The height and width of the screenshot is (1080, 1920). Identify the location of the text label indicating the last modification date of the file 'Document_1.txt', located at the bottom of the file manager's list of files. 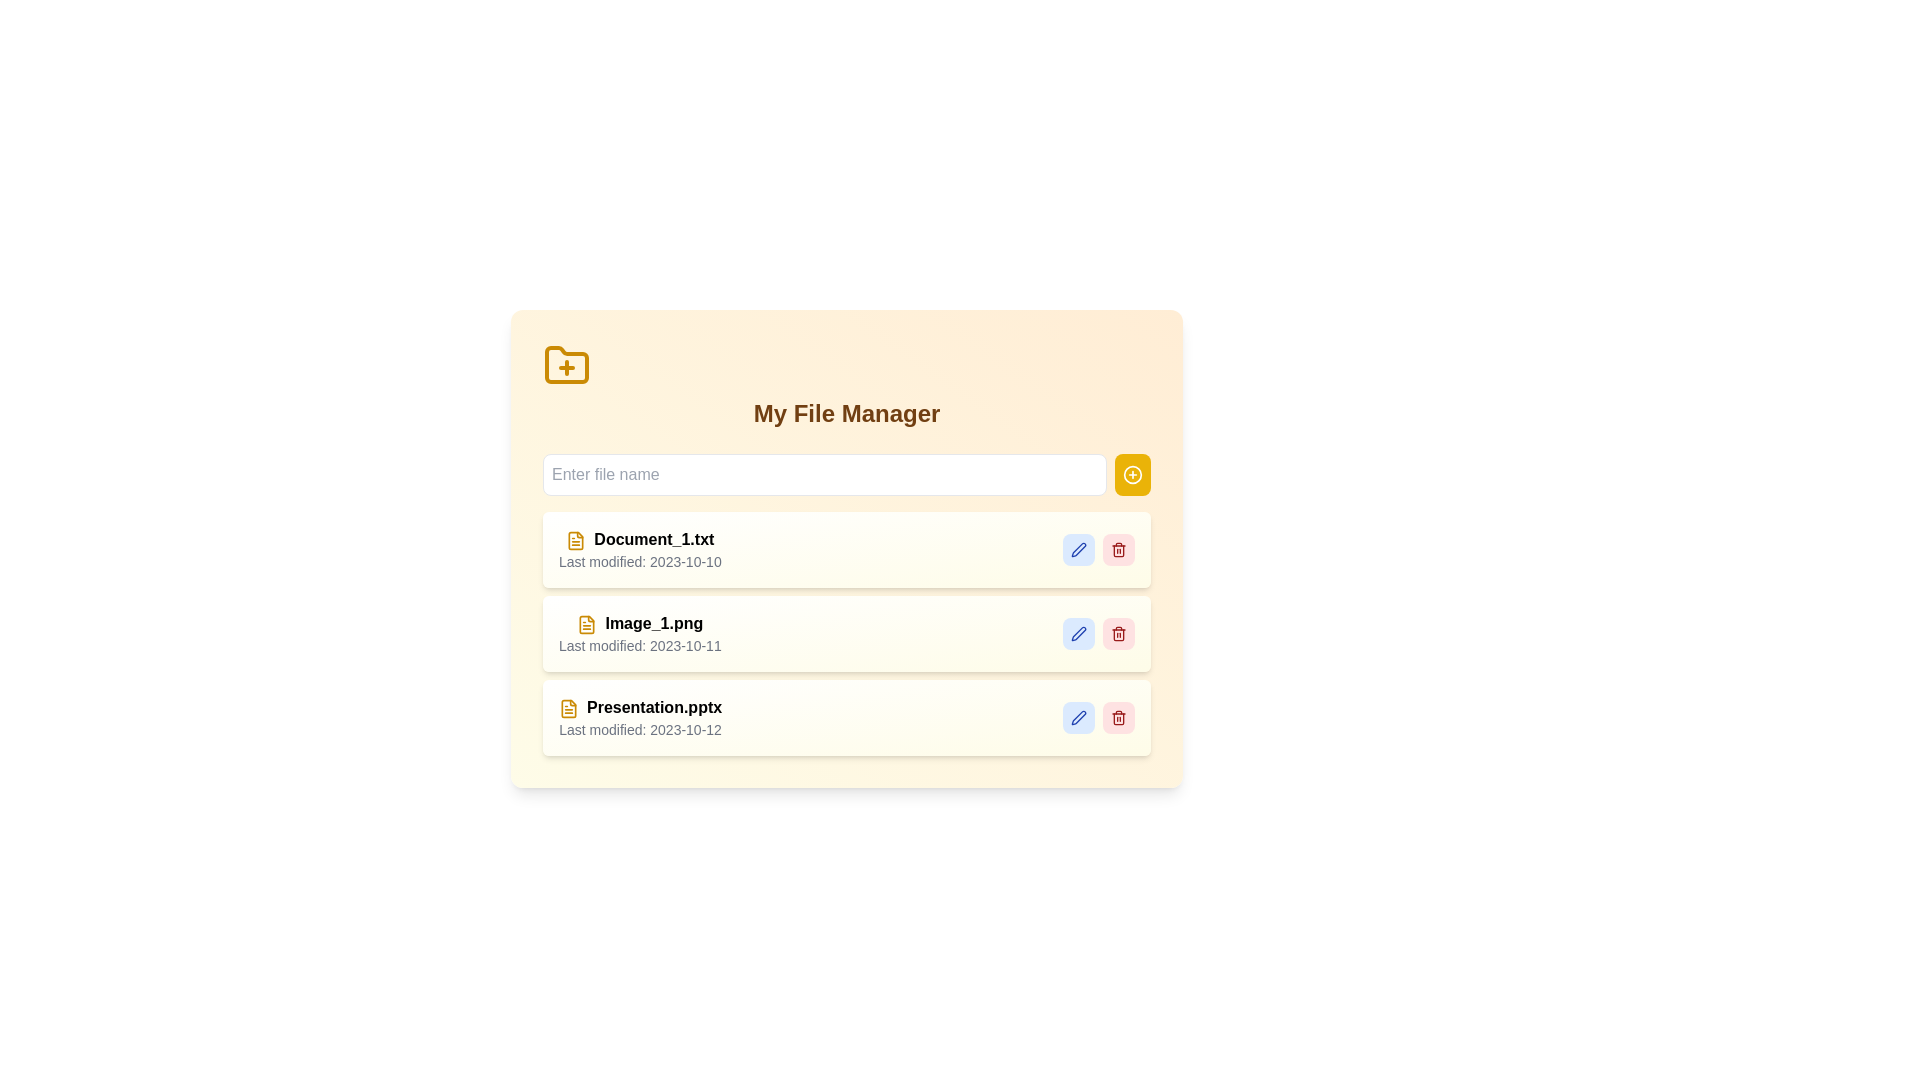
(640, 562).